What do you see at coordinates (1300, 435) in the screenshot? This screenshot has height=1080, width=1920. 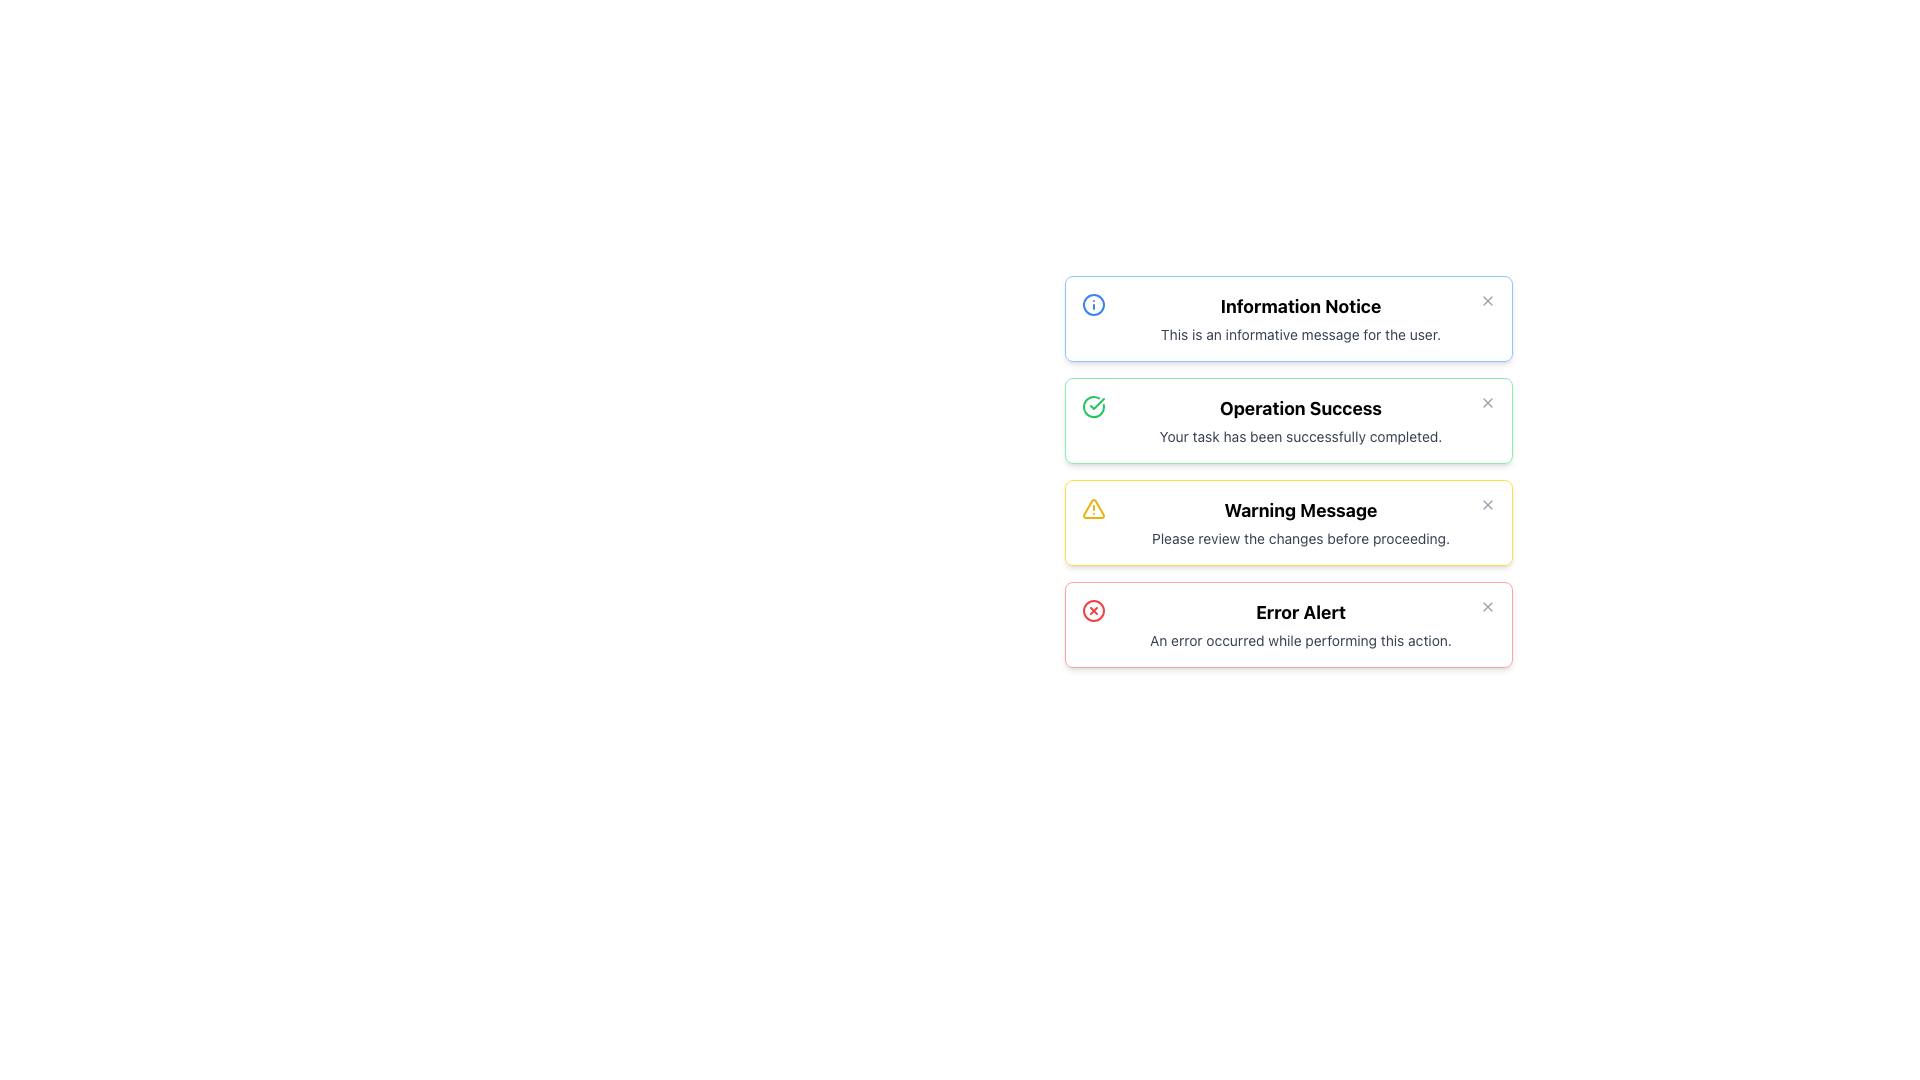 I see `informational message from the Text Label indicating task completion, located below the header 'Operation Success.'` at bounding box center [1300, 435].